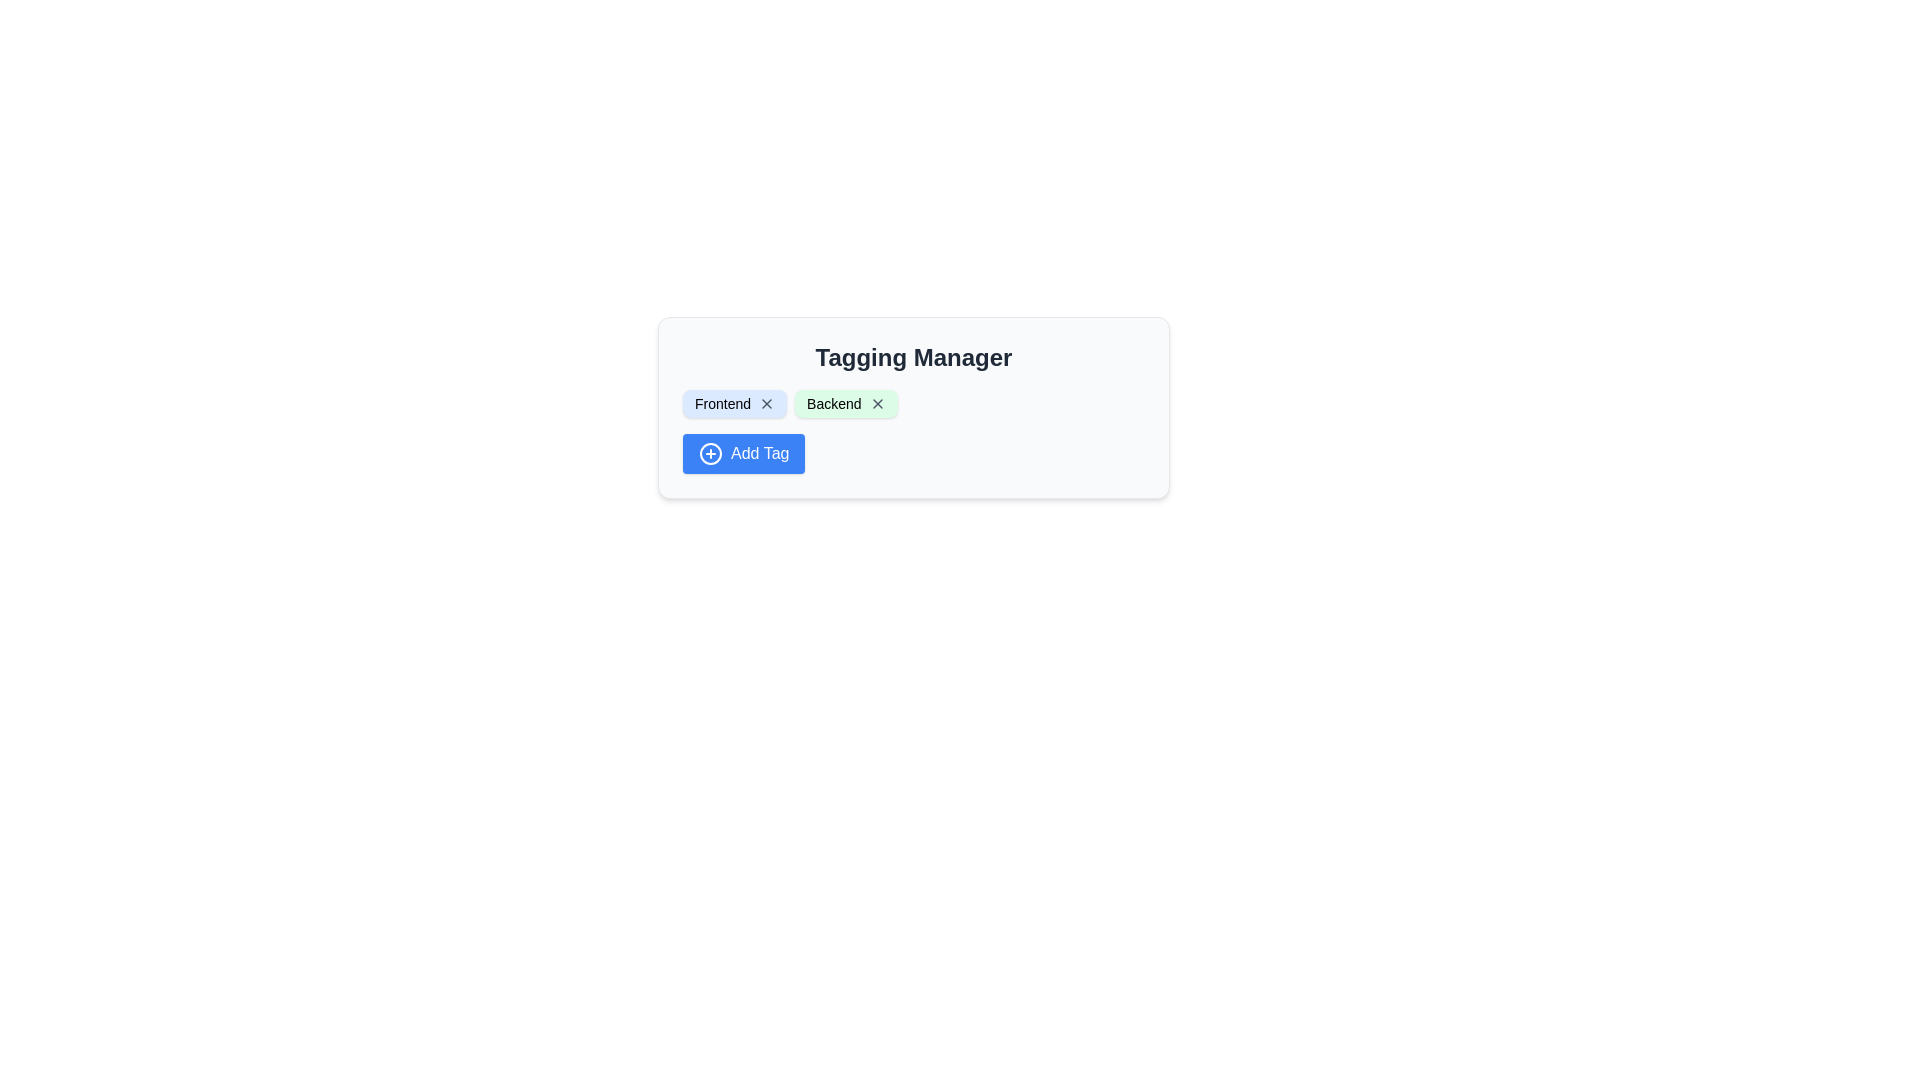  Describe the element at coordinates (710, 454) in the screenshot. I see `the SVG icon depicting a circular outline with a plus symbol inside, located to the left of the 'Add Tag' button in the 'Tagging Manager' modal` at that location.